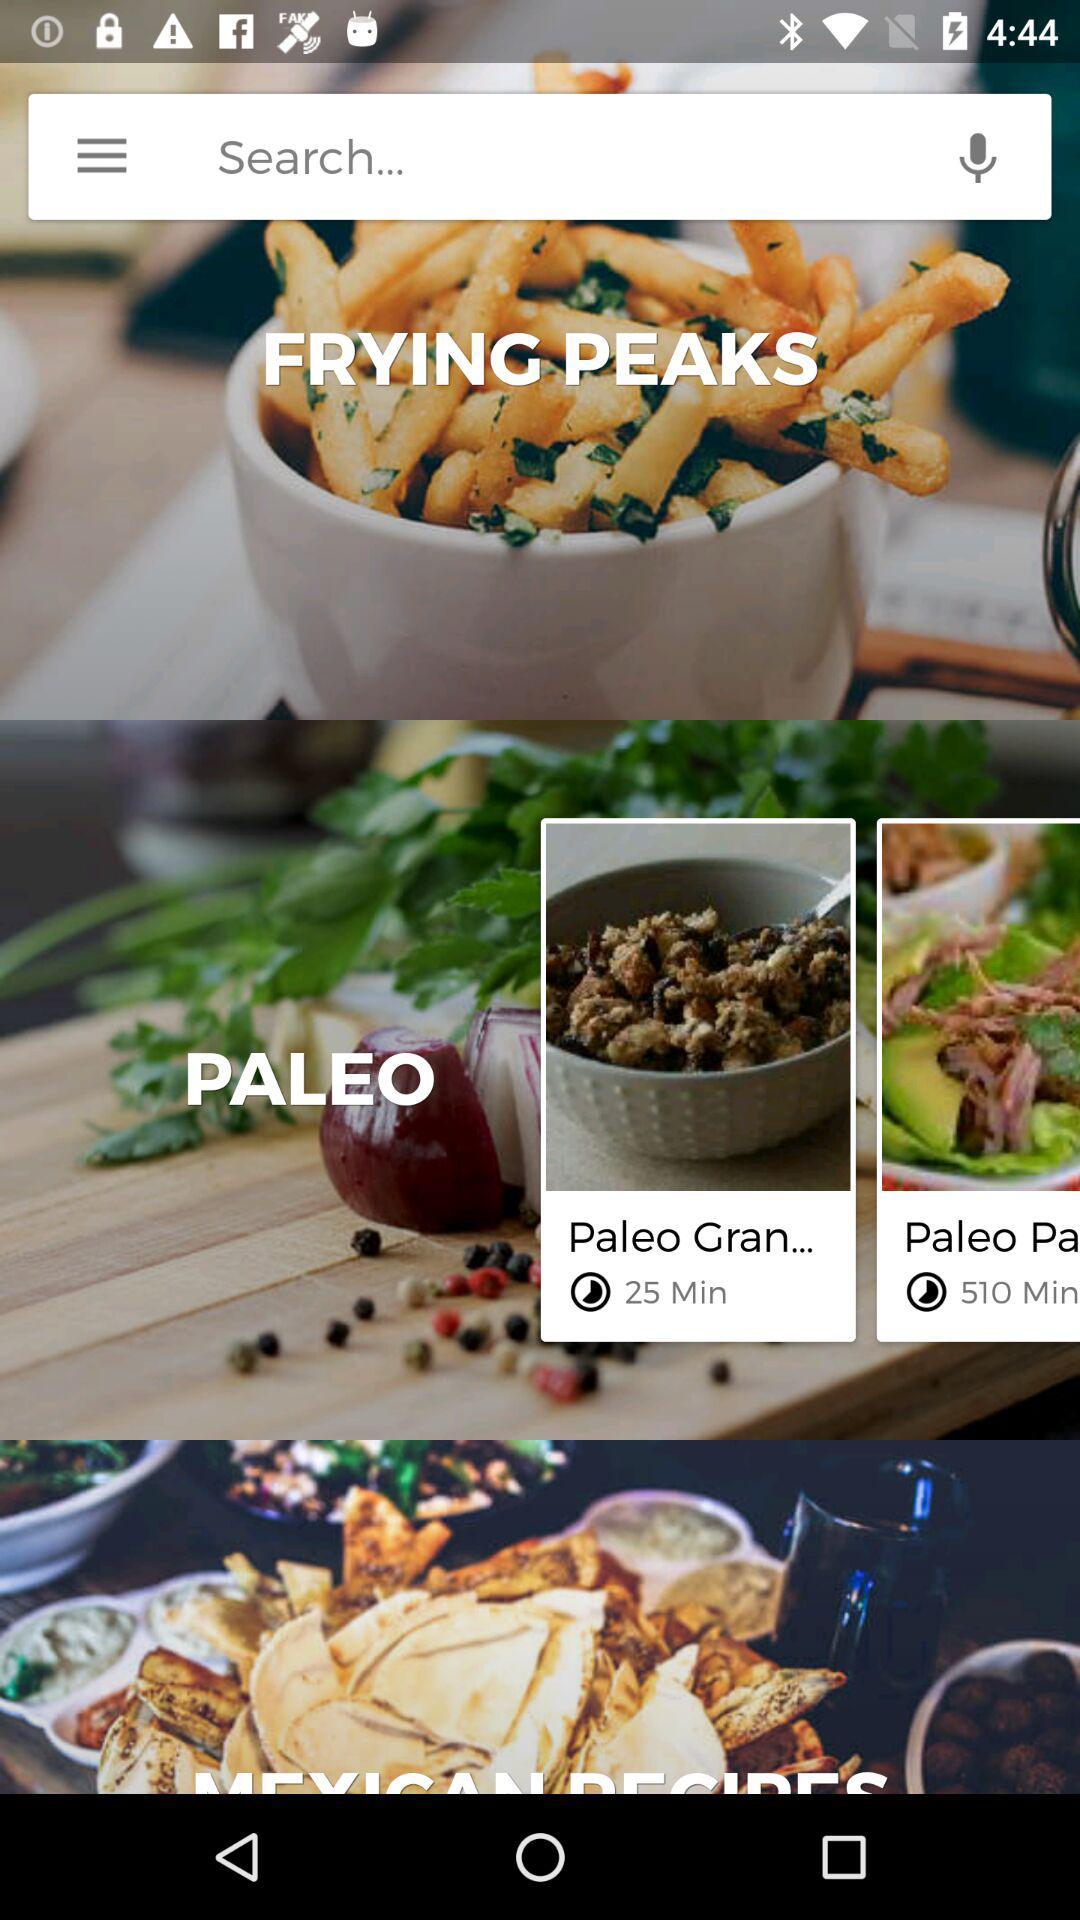  Describe the element at coordinates (101, 155) in the screenshot. I see `menu button` at that location.